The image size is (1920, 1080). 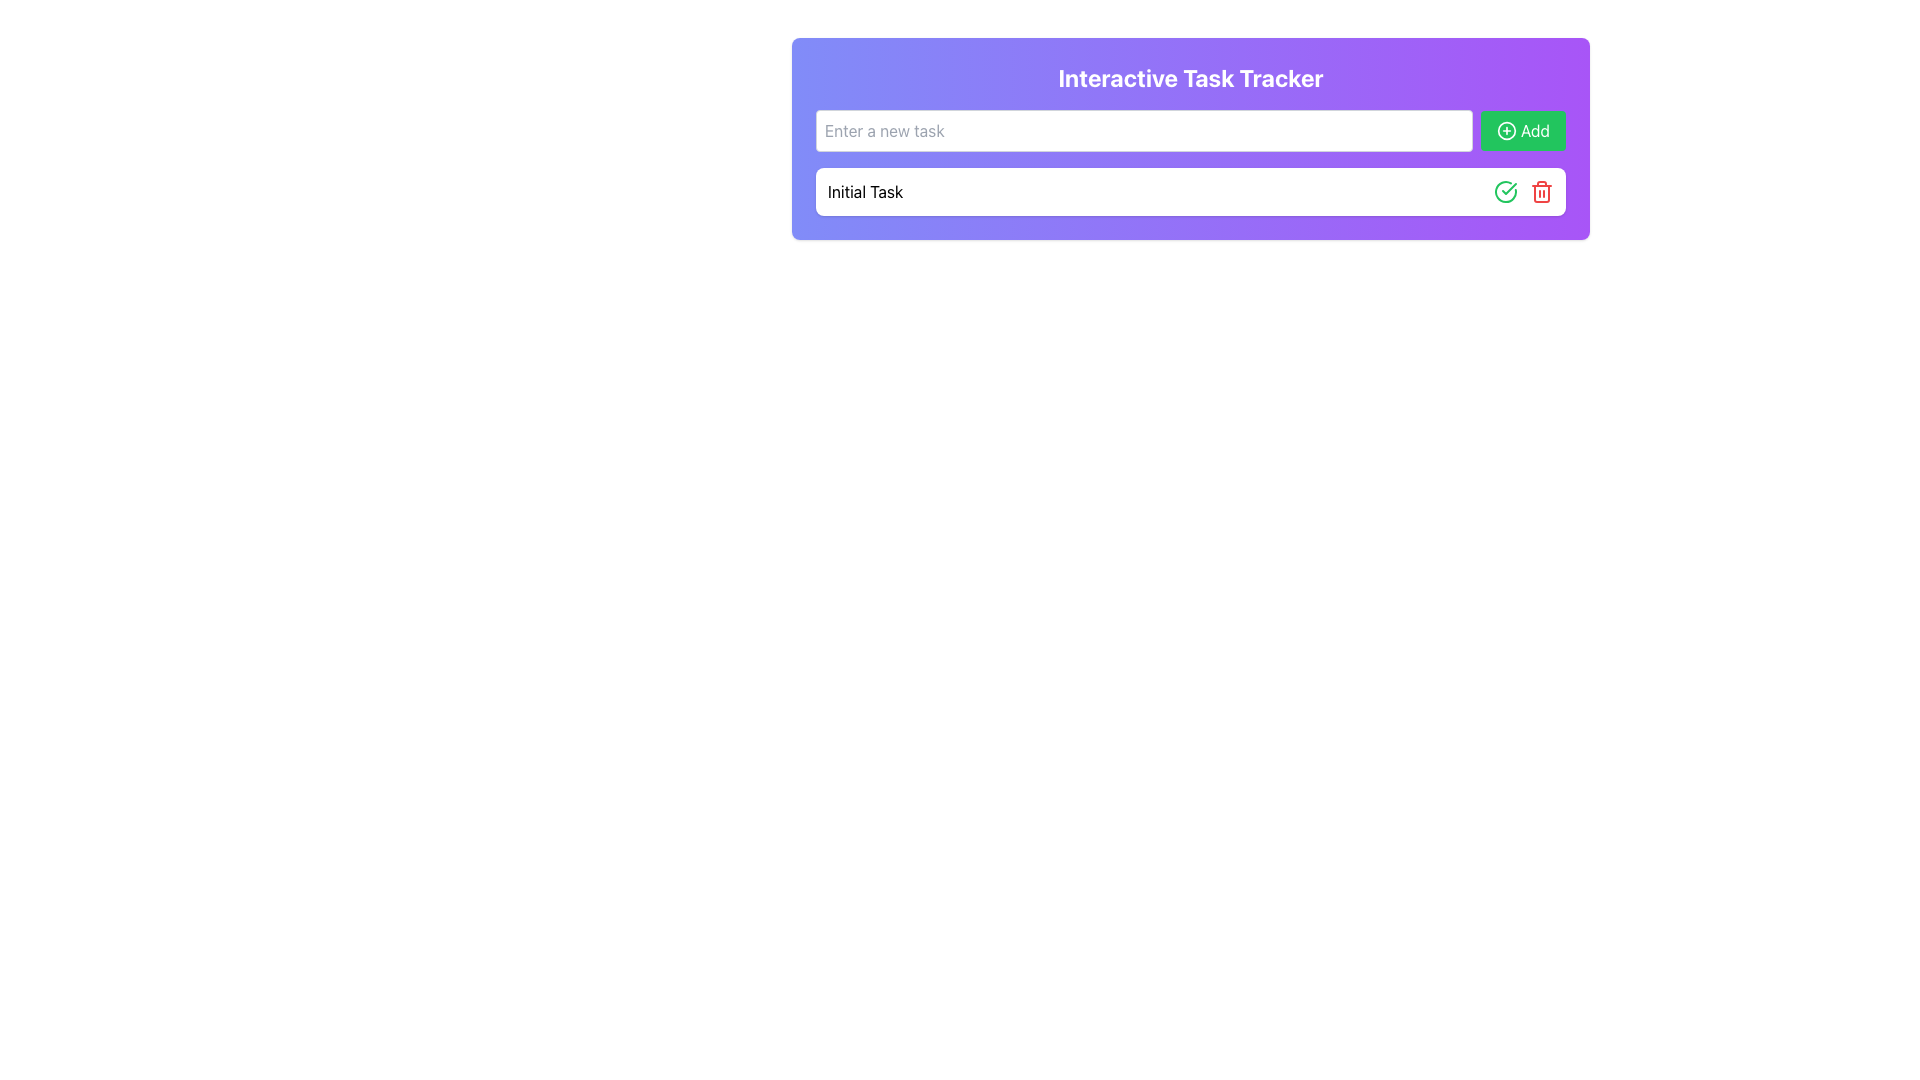 I want to click on the green checkmark button located within the action buttons group in the task management interface to mark the task as complete, so click(x=1522, y=192).